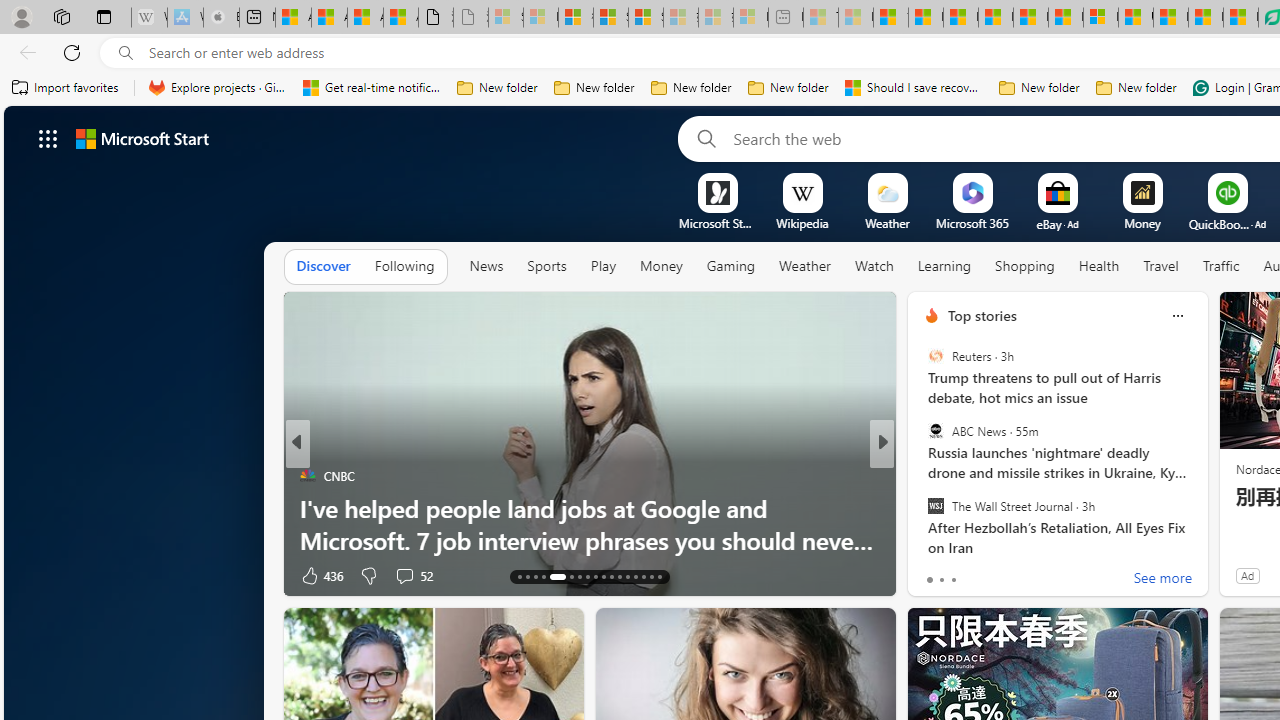 Image resolution: width=1280 pixels, height=720 pixels. What do you see at coordinates (659, 577) in the screenshot?
I see `'AutomationID: tab-41'` at bounding box center [659, 577].